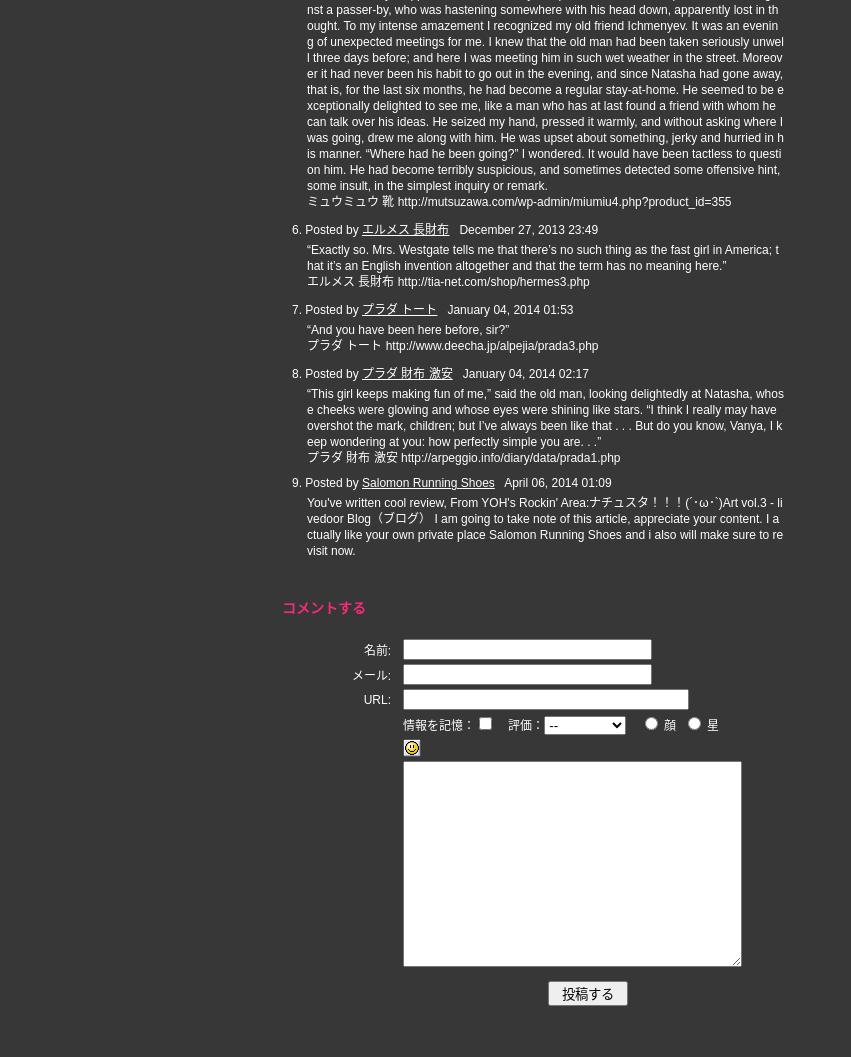  What do you see at coordinates (463, 457) in the screenshot?
I see `'プラダ 財布 激安 http://arpeggio.info/diary/data/prada1.php'` at bounding box center [463, 457].